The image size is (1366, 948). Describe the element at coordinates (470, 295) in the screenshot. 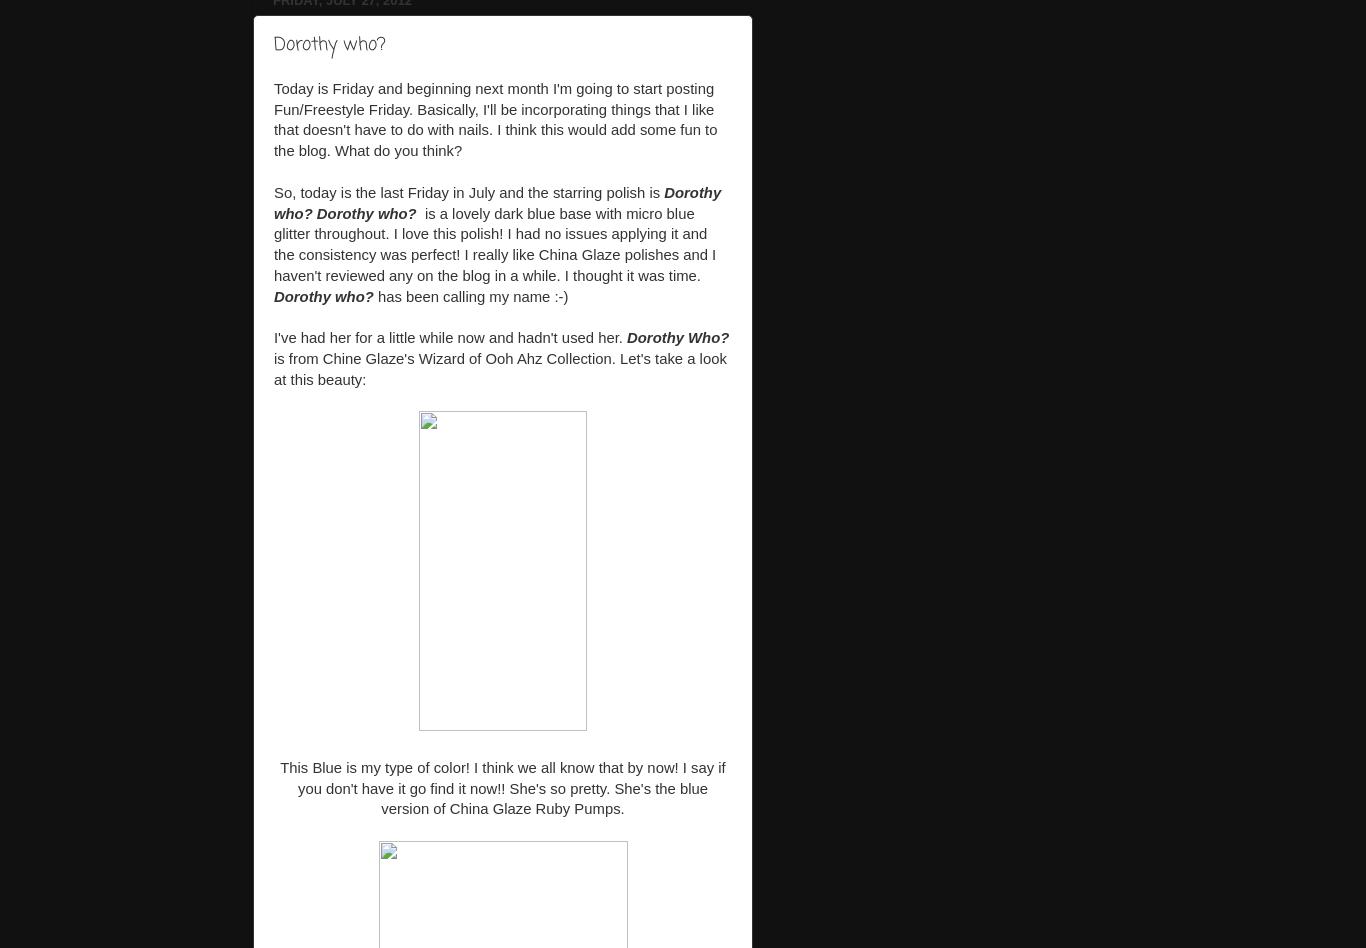

I see `'has been calling my name :-)'` at that location.